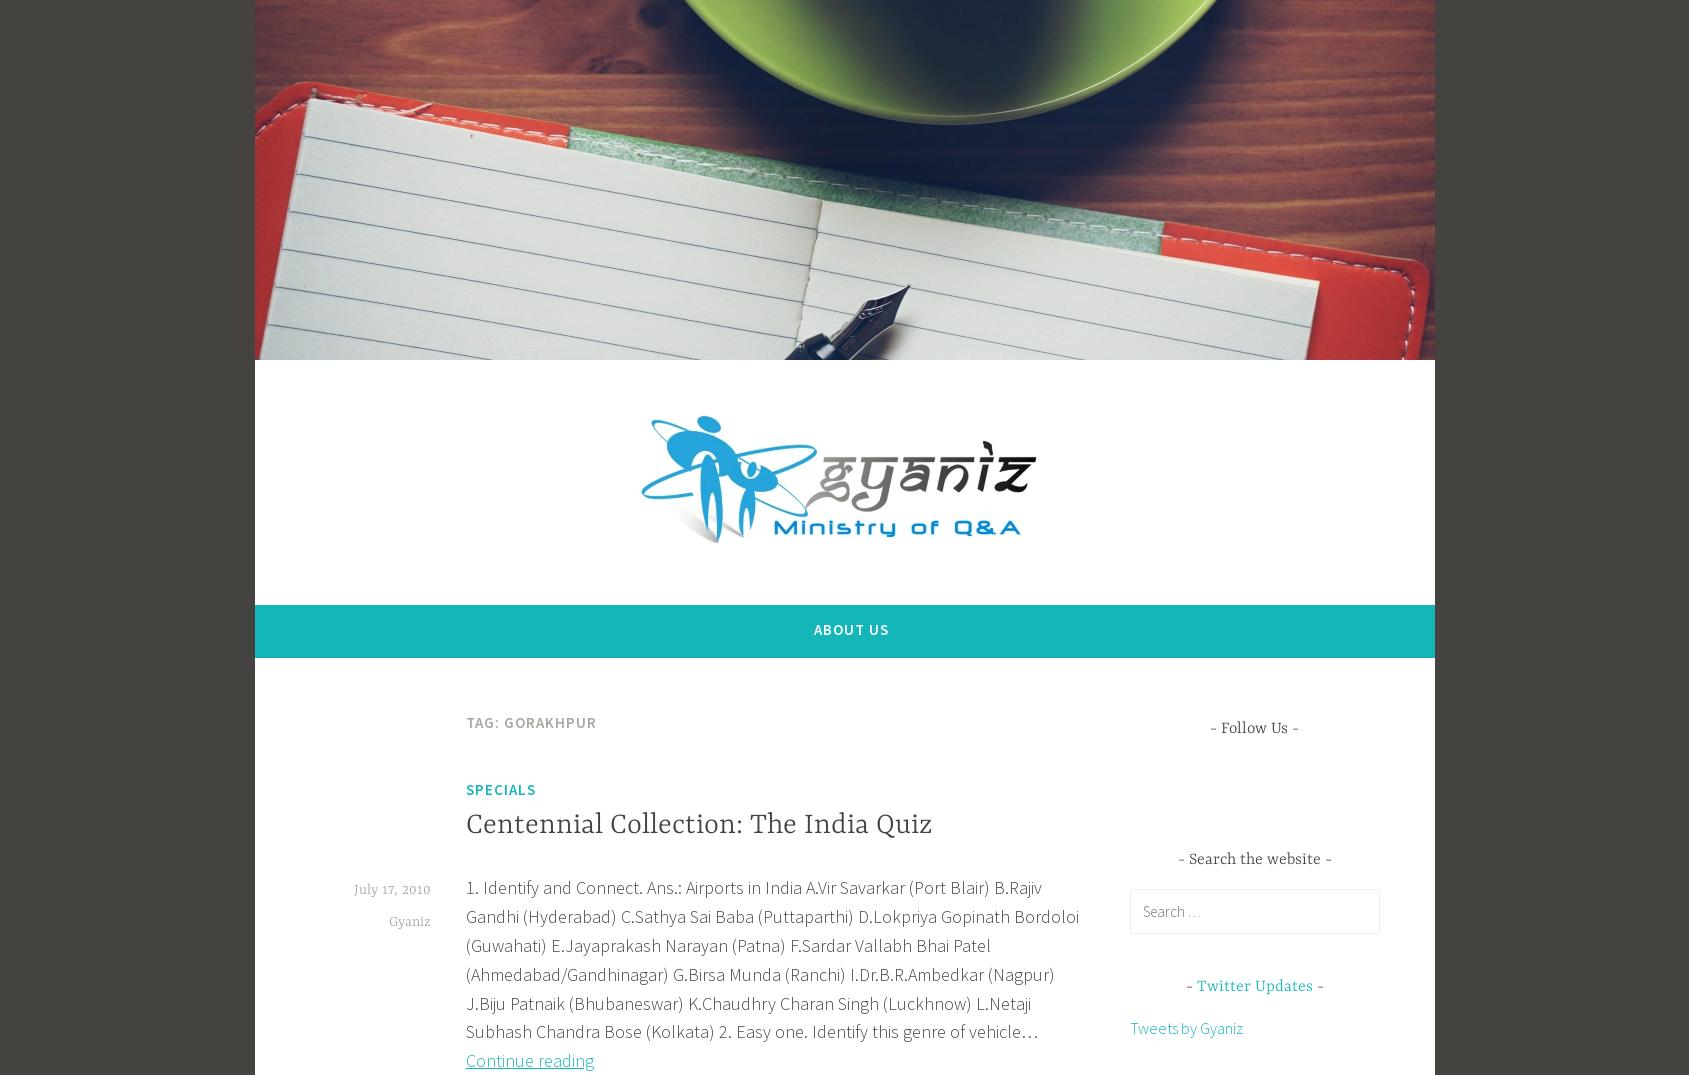 The image size is (1689, 1075). What do you see at coordinates (463, 959) in the screenshot?
I see `'1. Identify and Connect. Ans.: Airports in India A.Vir Savarkar (Port Blair) B.Rajiv Gandhi (Hyderabad) C.Sathya Sai Baba (Puttaparthi) D.Lokpriya Gopinath Bordoloi (Guwahati) E.Jayaprakash Narayan (Patna) F.Sardar Vallabh Bhai Patel (Ahmedabad/Gandhinagar) G.Birsa Munda (Ranchi) I.Dr.B.R.Ambedkar (Nagpur) J.Biju Patnaik (Bhubaneswar) K.Chaudhry Charan Singh (Luckhnow) L.Netaji Subhash Chandra Bose (Kolkata) 2. Easy one. Identify this genre of vehicle…'` at bounding box center [463, 959].